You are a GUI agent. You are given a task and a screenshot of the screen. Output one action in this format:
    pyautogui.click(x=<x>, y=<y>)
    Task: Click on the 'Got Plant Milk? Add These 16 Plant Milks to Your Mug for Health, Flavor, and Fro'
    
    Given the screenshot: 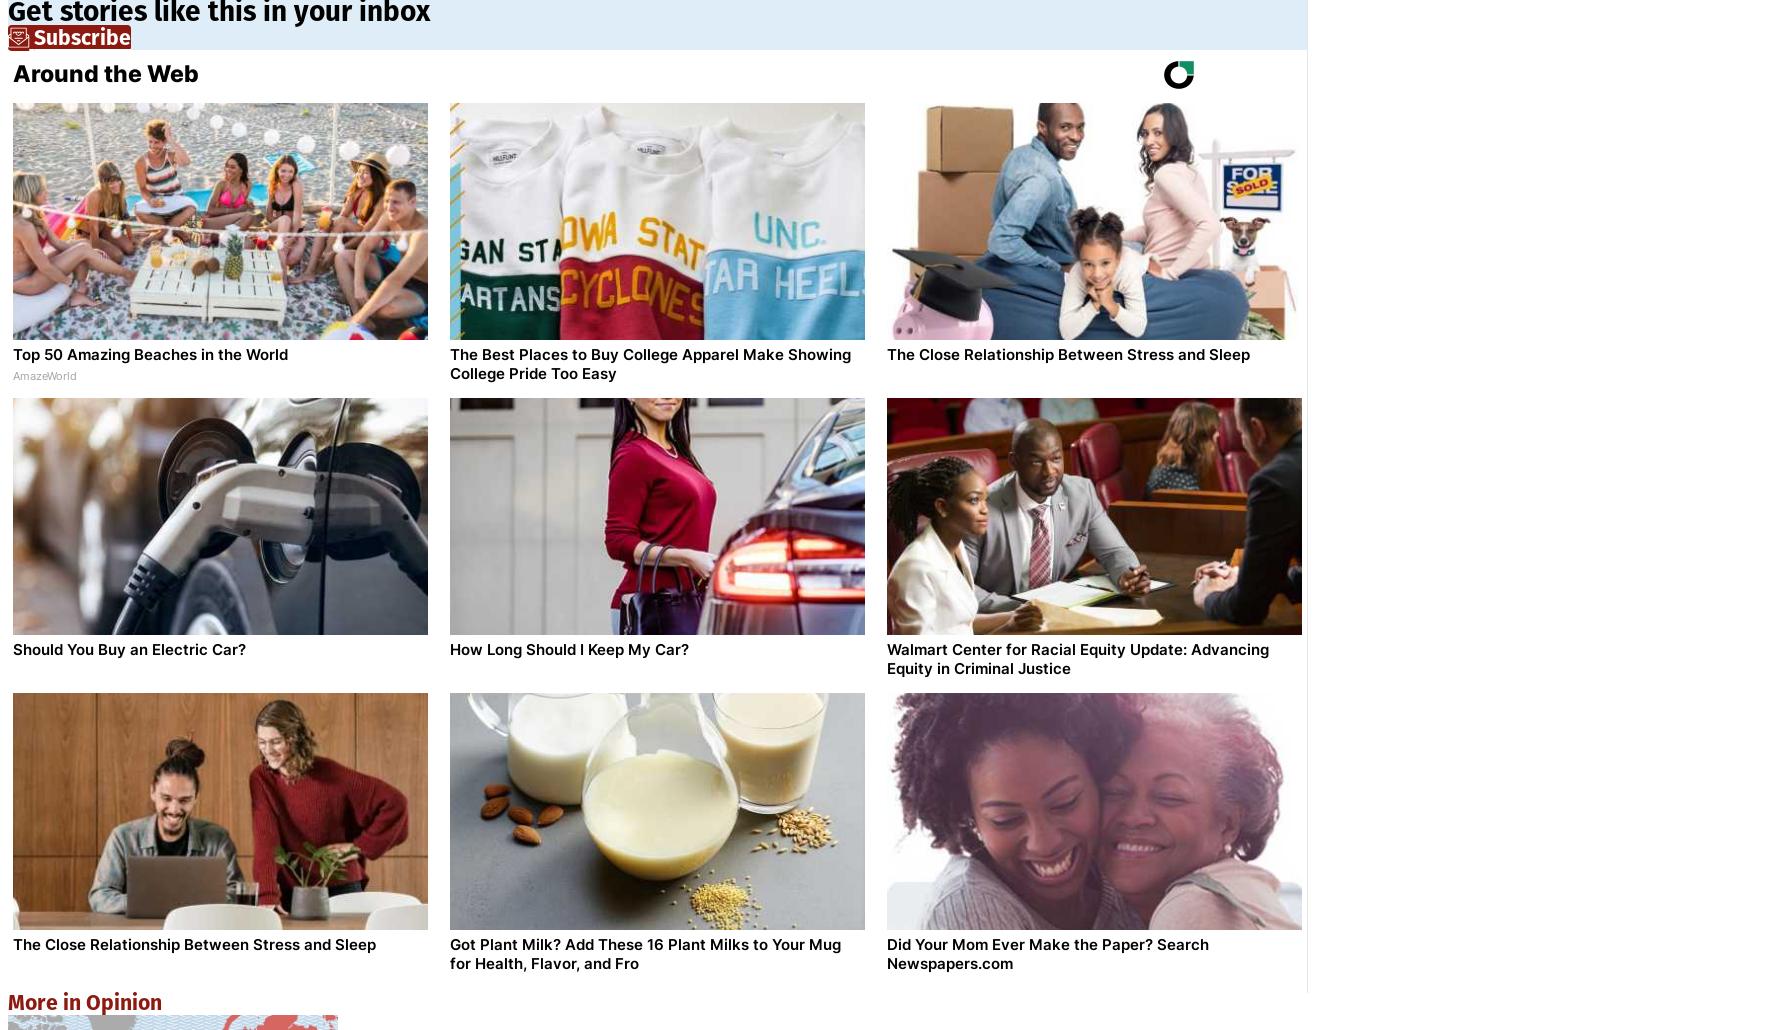 What is the action you would take?
    pyautogui.click(x=644, y=951)
    